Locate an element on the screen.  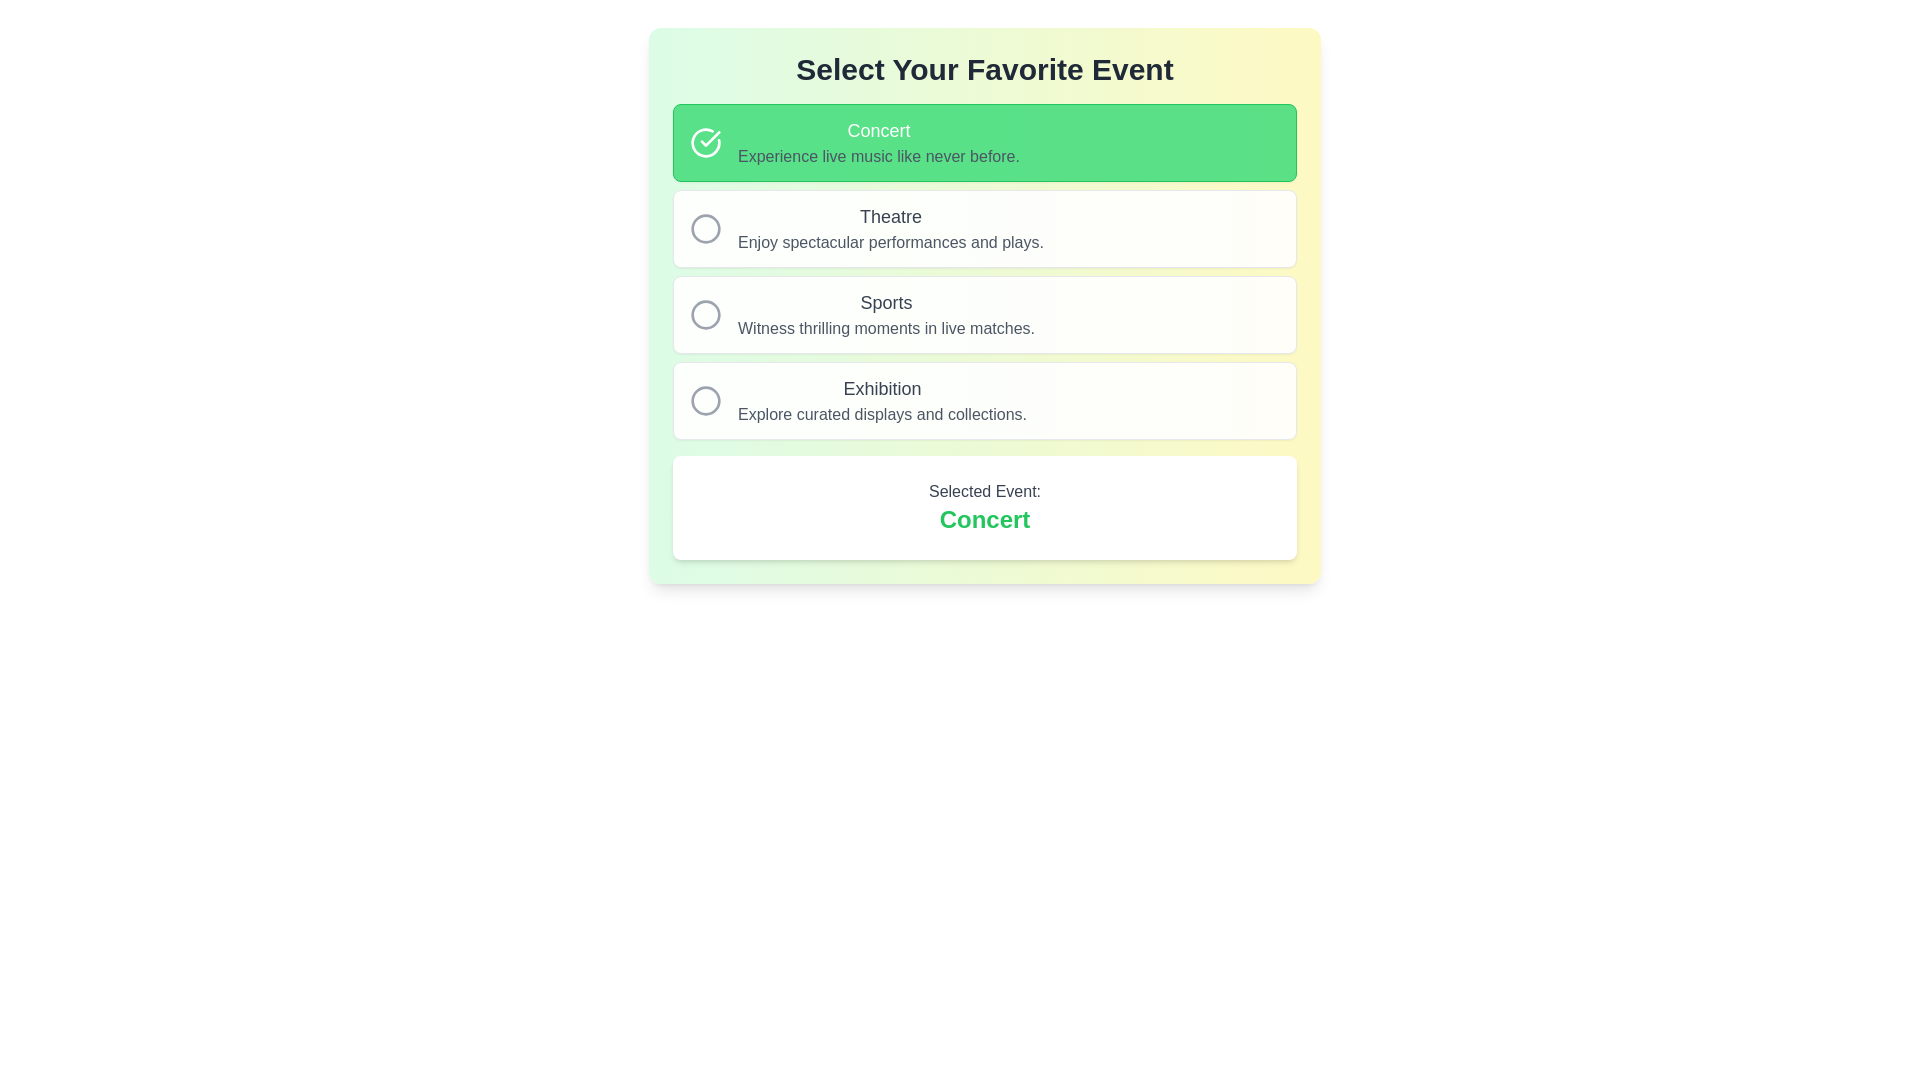
the circular radio button for the 'Sports' selection is located at coordinates (705, 315).